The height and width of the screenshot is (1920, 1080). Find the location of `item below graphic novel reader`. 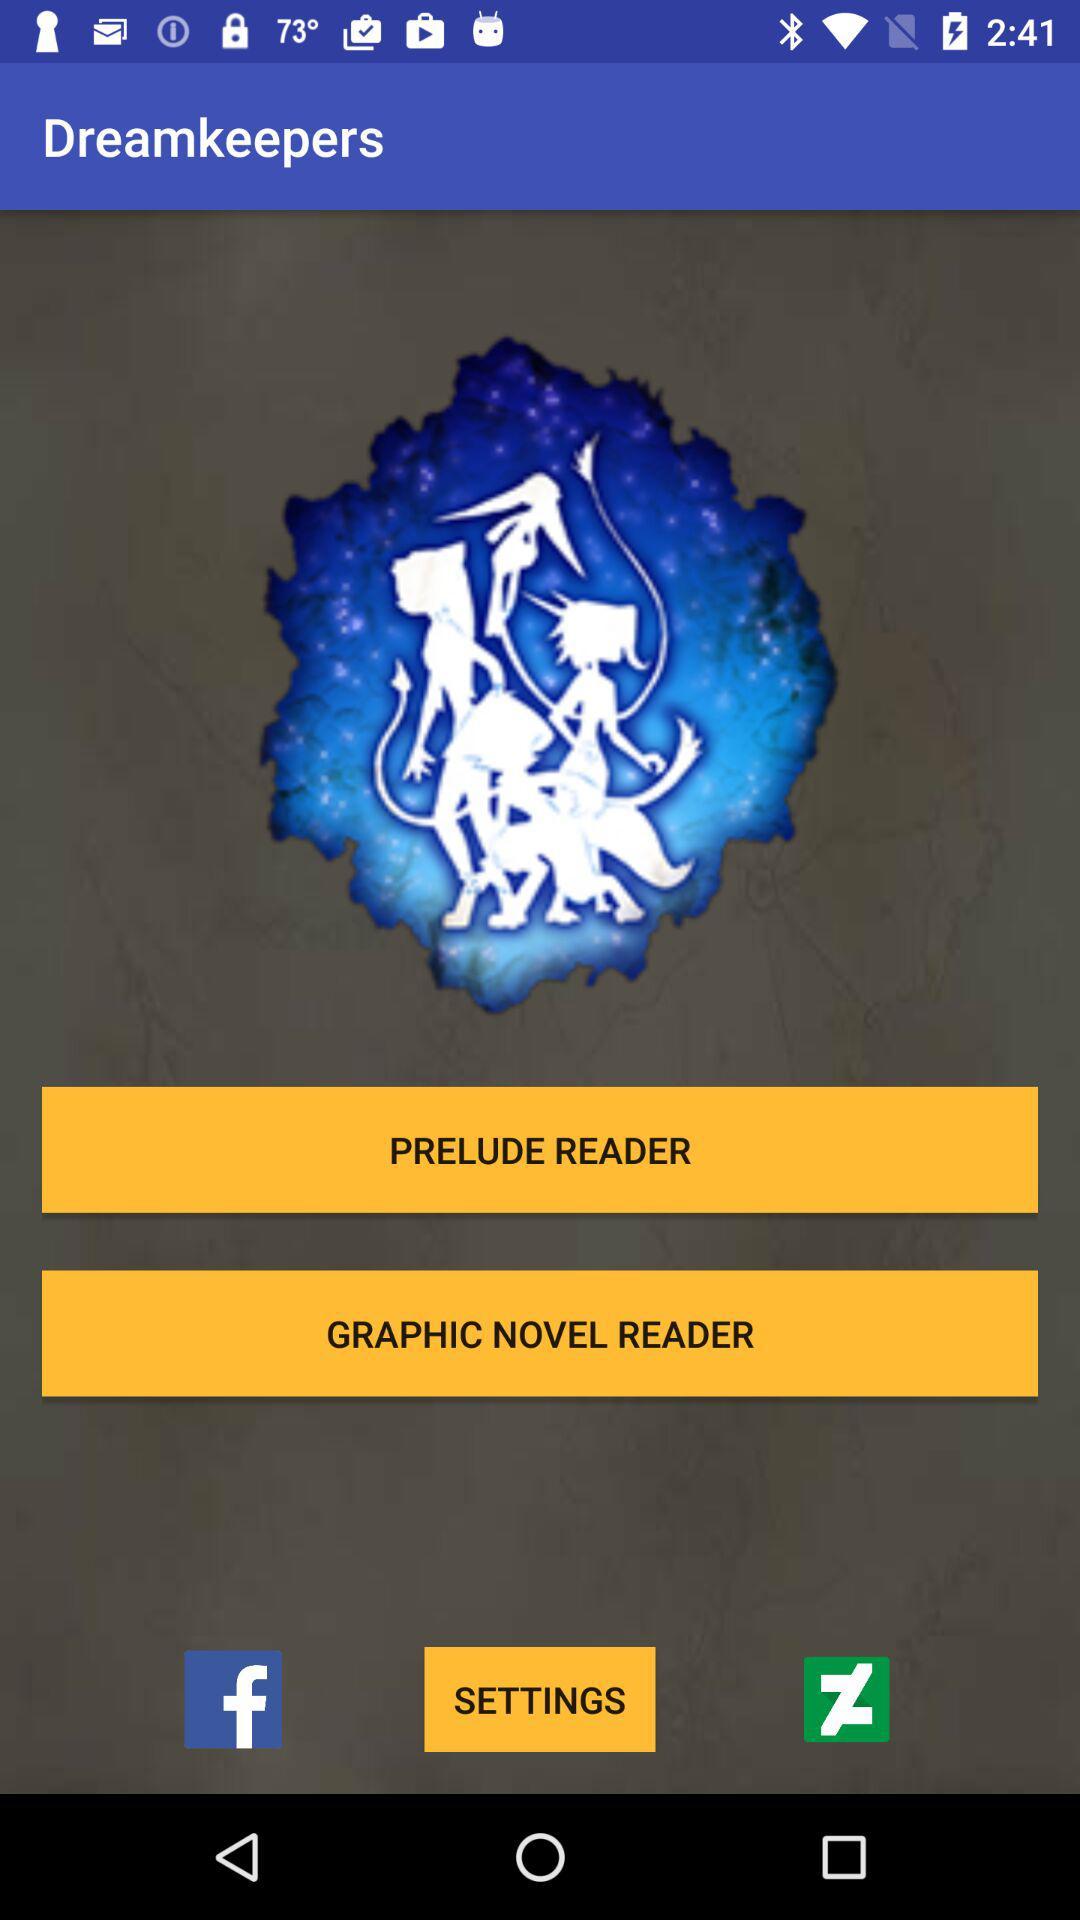

item below graphic novel reader is located at coordinates (540, 1698).